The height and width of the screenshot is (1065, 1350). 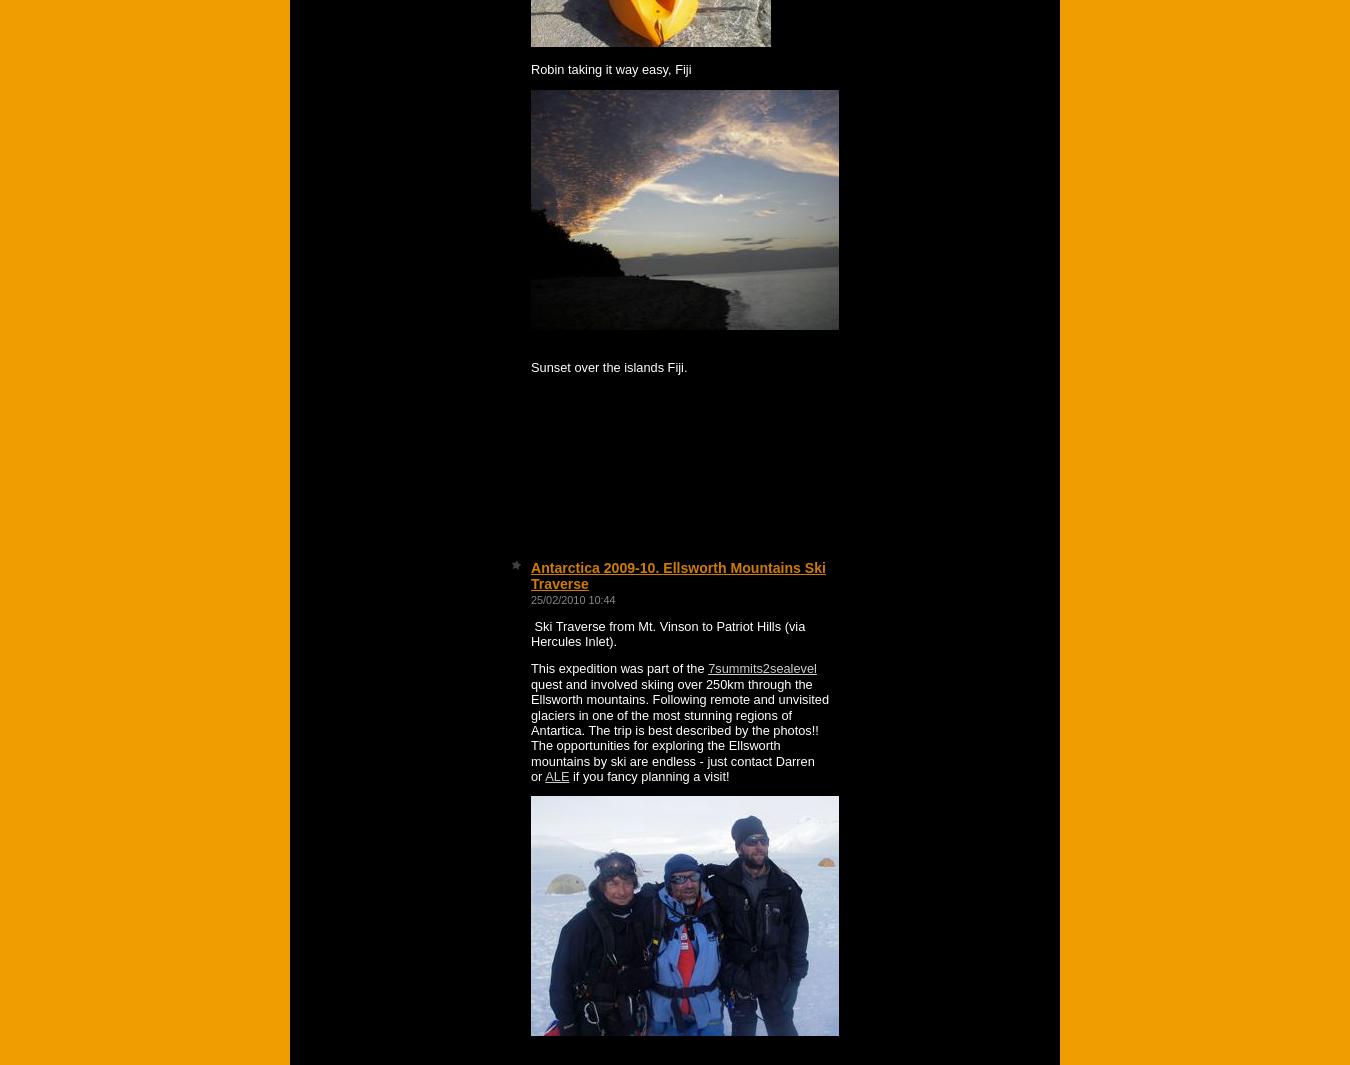 I want to click on 'Ski Traverse from Mt. Vinson to Patriot Hills (via Hercules Inlet).', so click(x=667, y=633).